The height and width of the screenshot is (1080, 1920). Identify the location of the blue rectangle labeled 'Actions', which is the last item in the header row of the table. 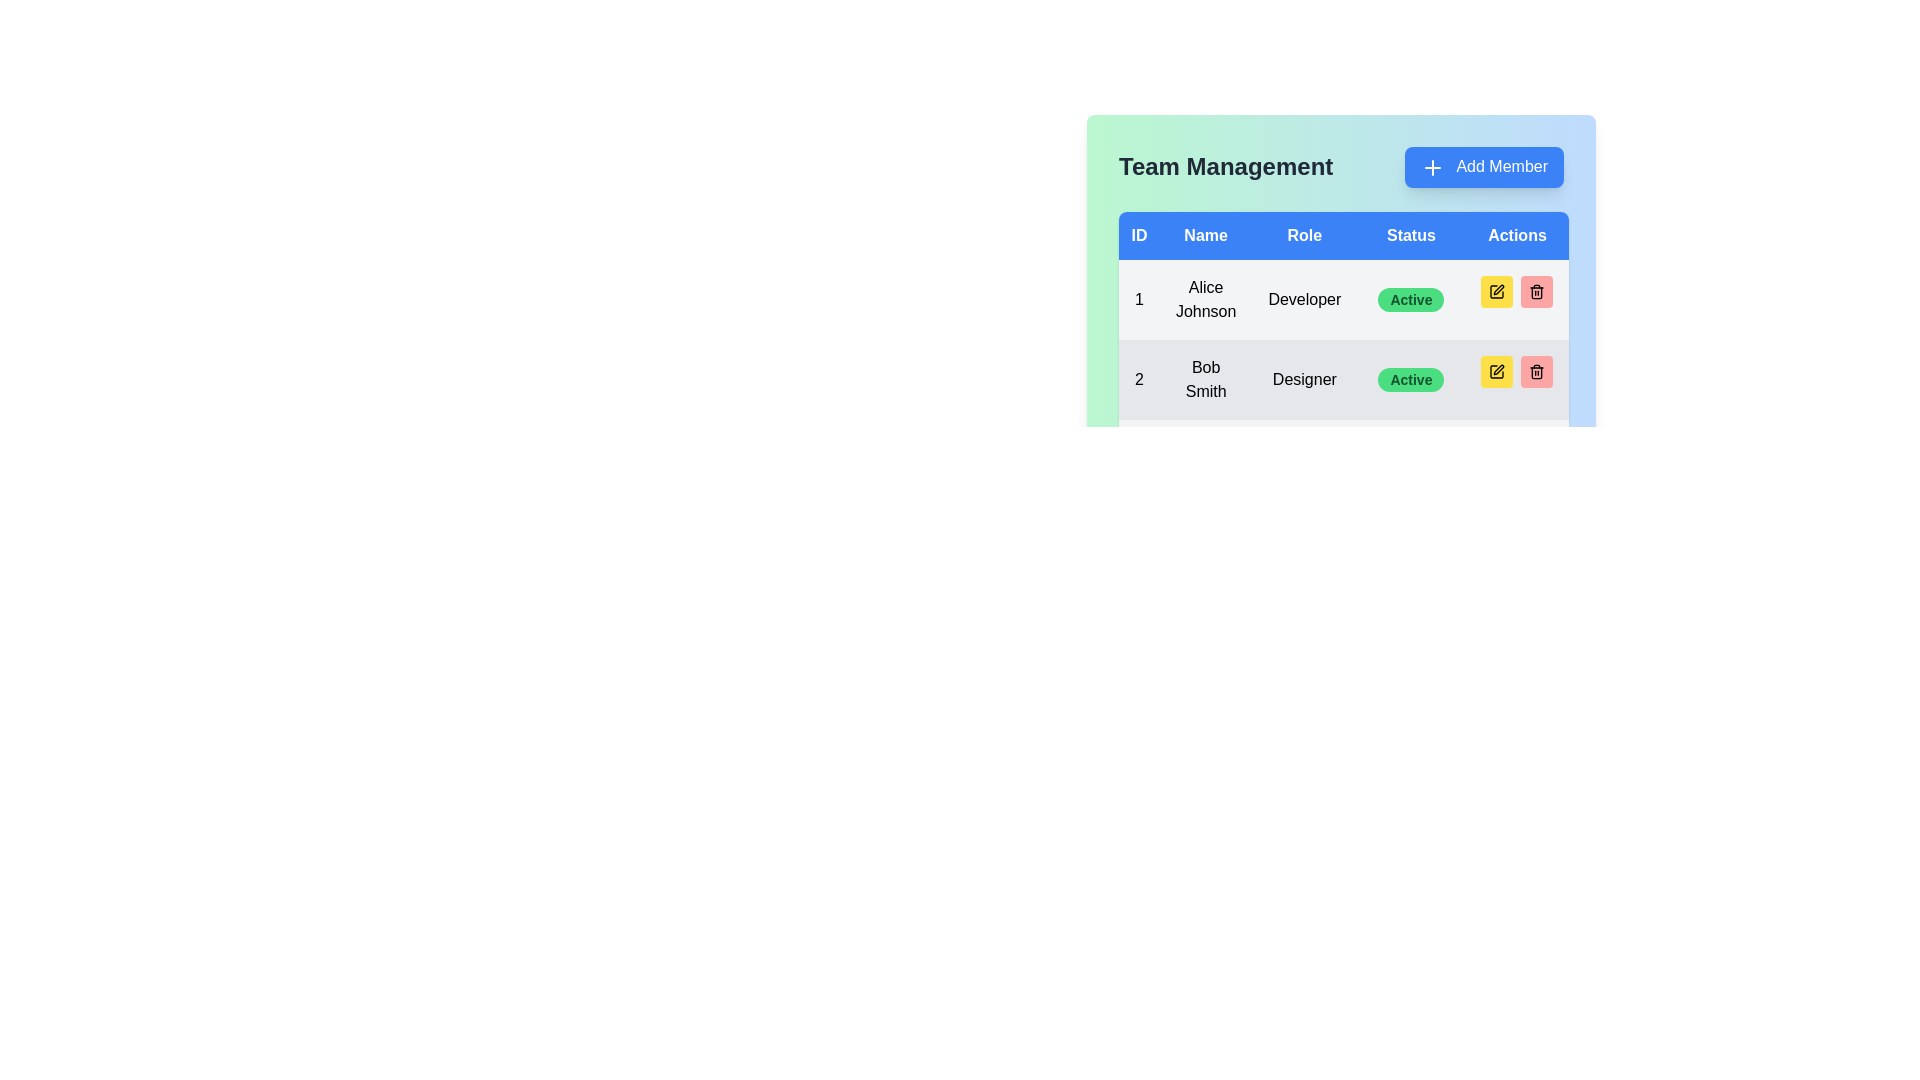
(1517, 234).